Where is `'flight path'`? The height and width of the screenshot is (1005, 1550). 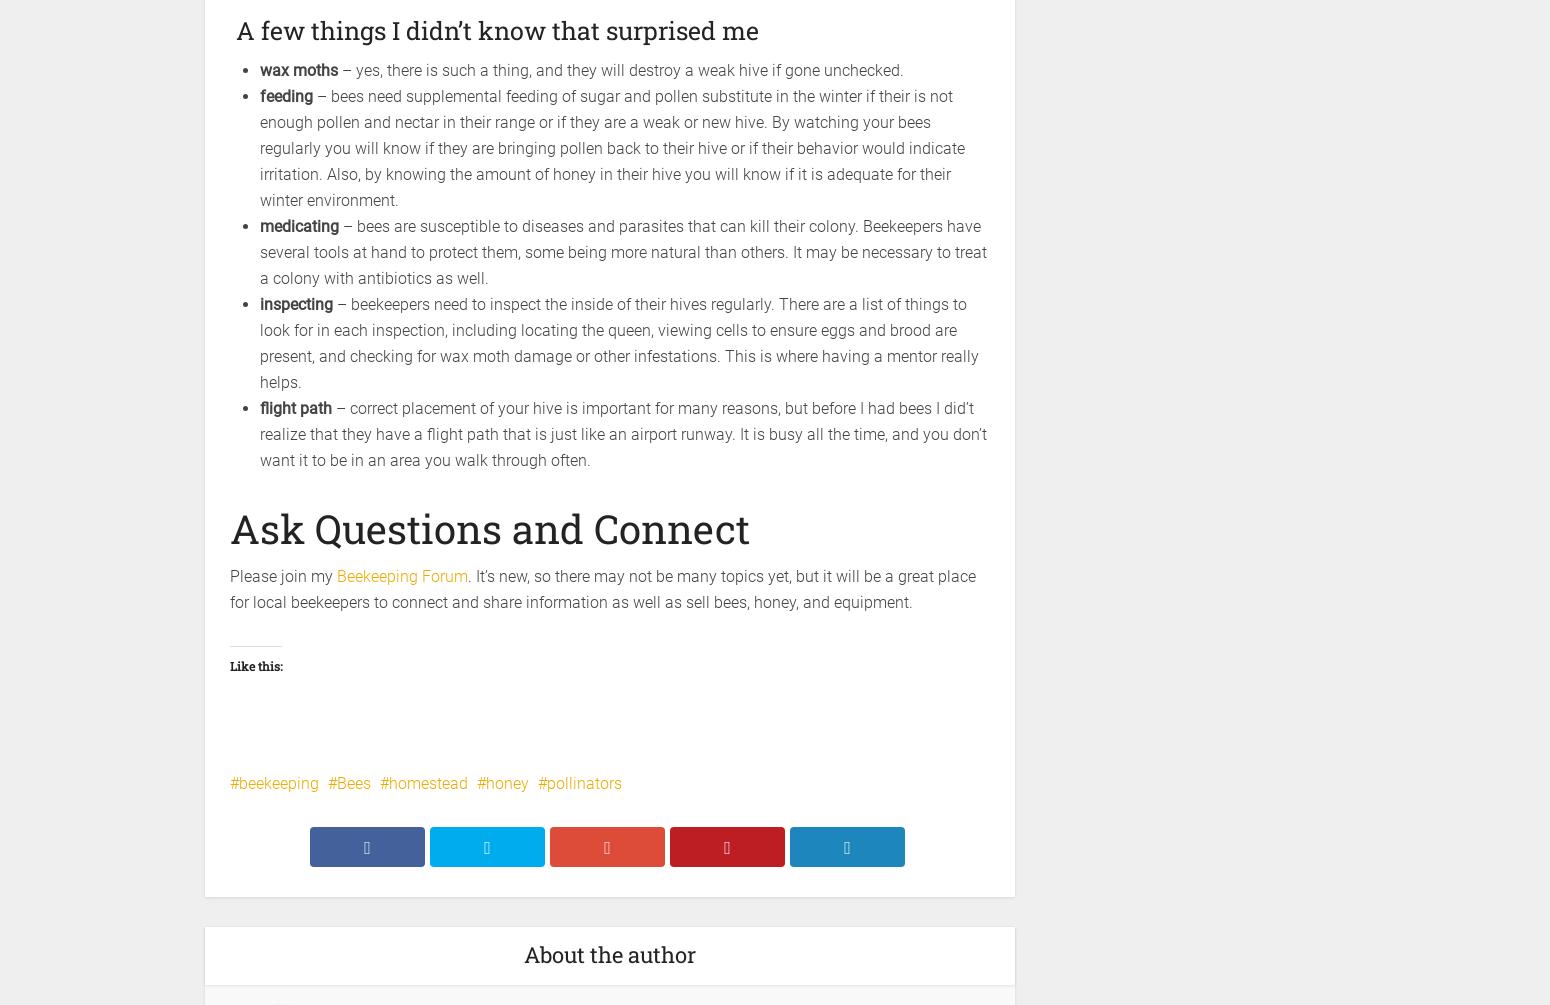 'flight path' is located at coordinates (296, 408).